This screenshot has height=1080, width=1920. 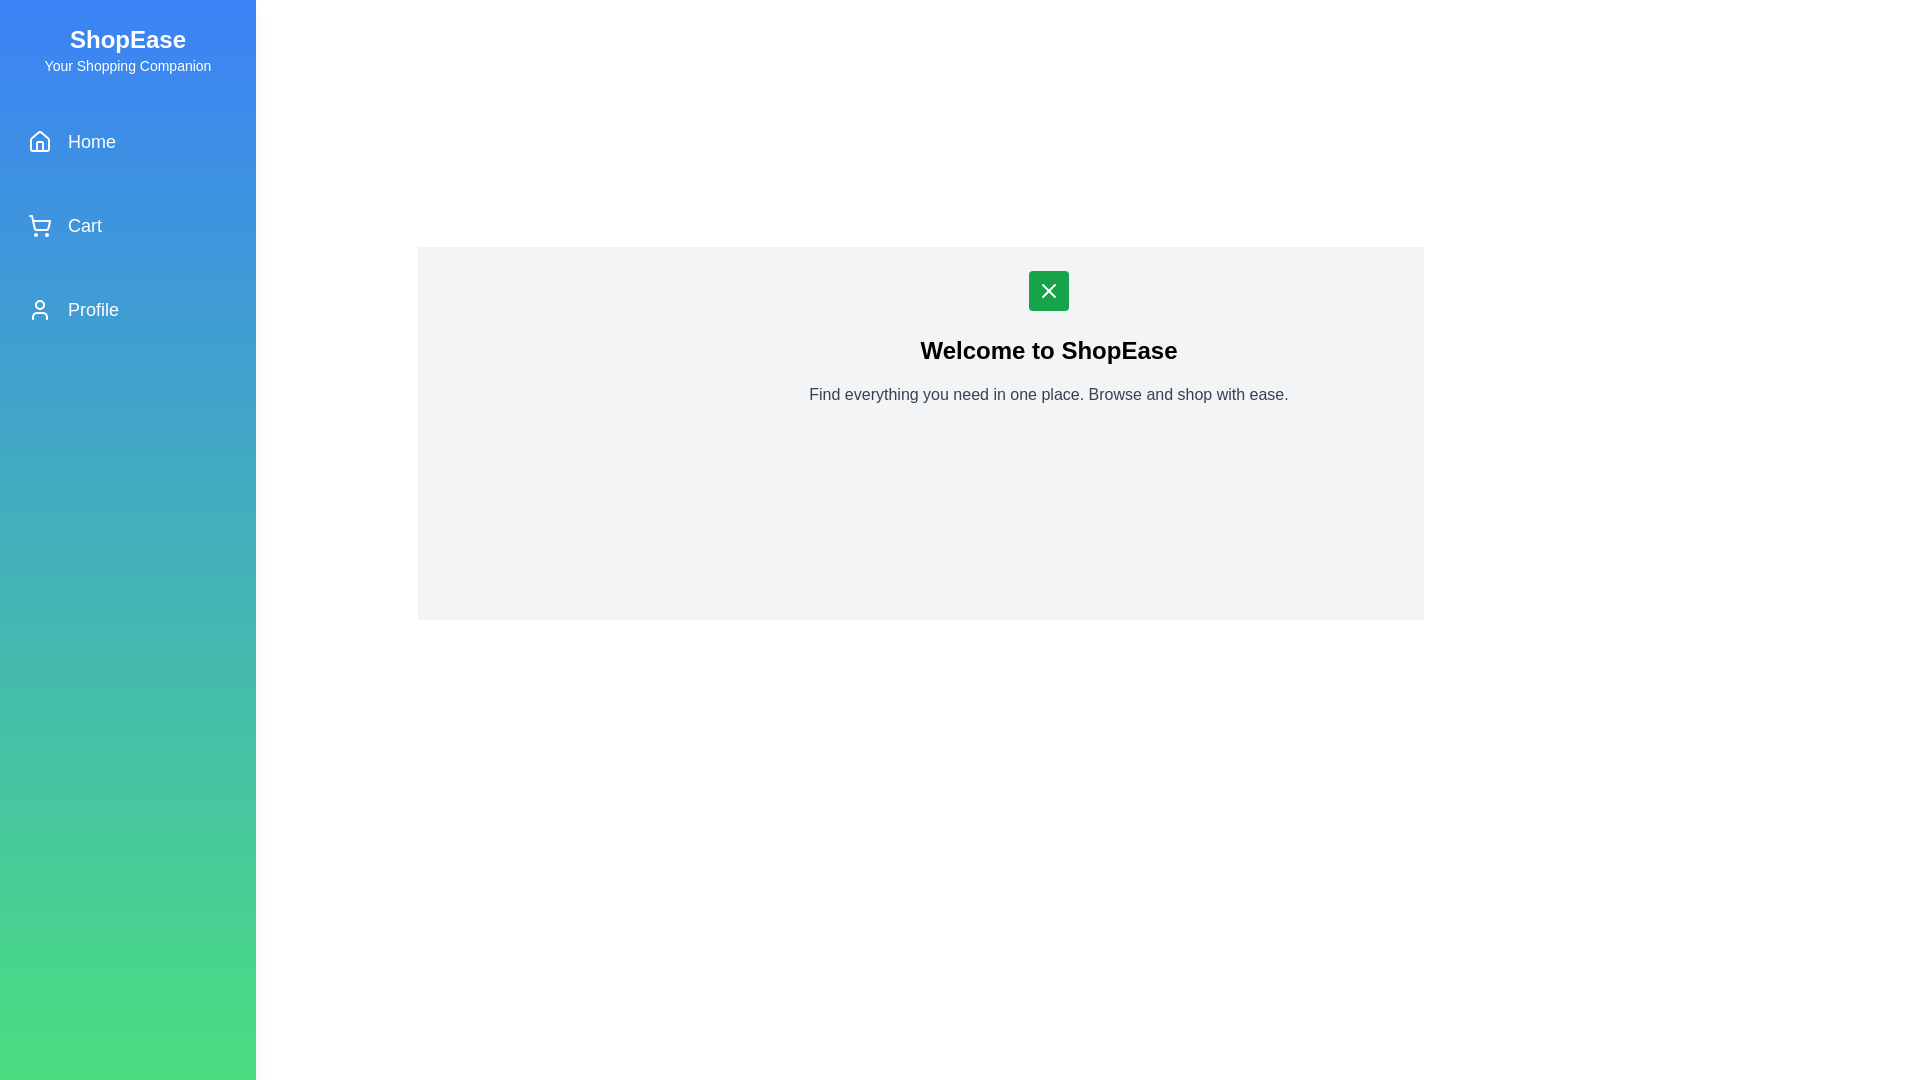 What do you see at coordinates (39, 309) in the screenshot?
I see `the 'Profile' icon located in the left vertical navigation bar` at bounding box center [39, 309].